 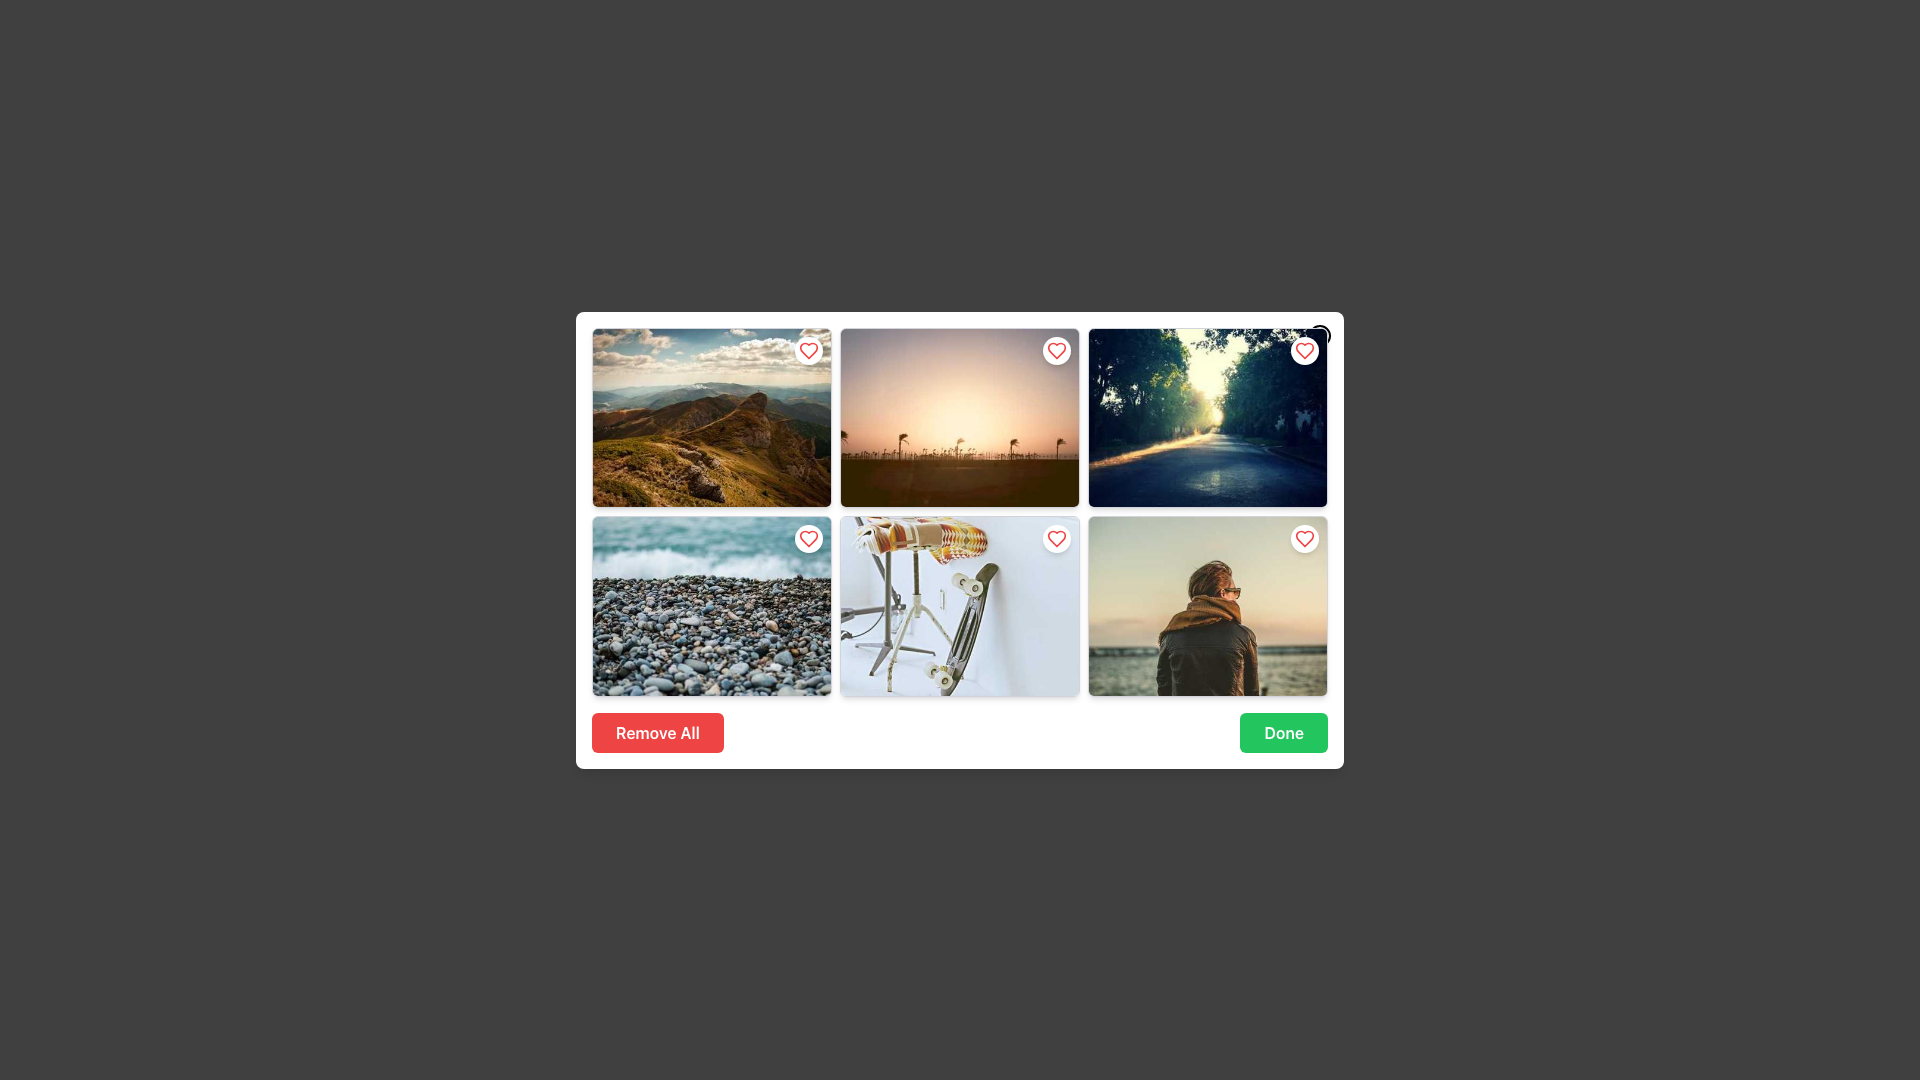 I want to click on the heart-shaped icon button with a red border and hollow interior at the top-right corner of the first image in the grid layout, so click(x=809, y=349).